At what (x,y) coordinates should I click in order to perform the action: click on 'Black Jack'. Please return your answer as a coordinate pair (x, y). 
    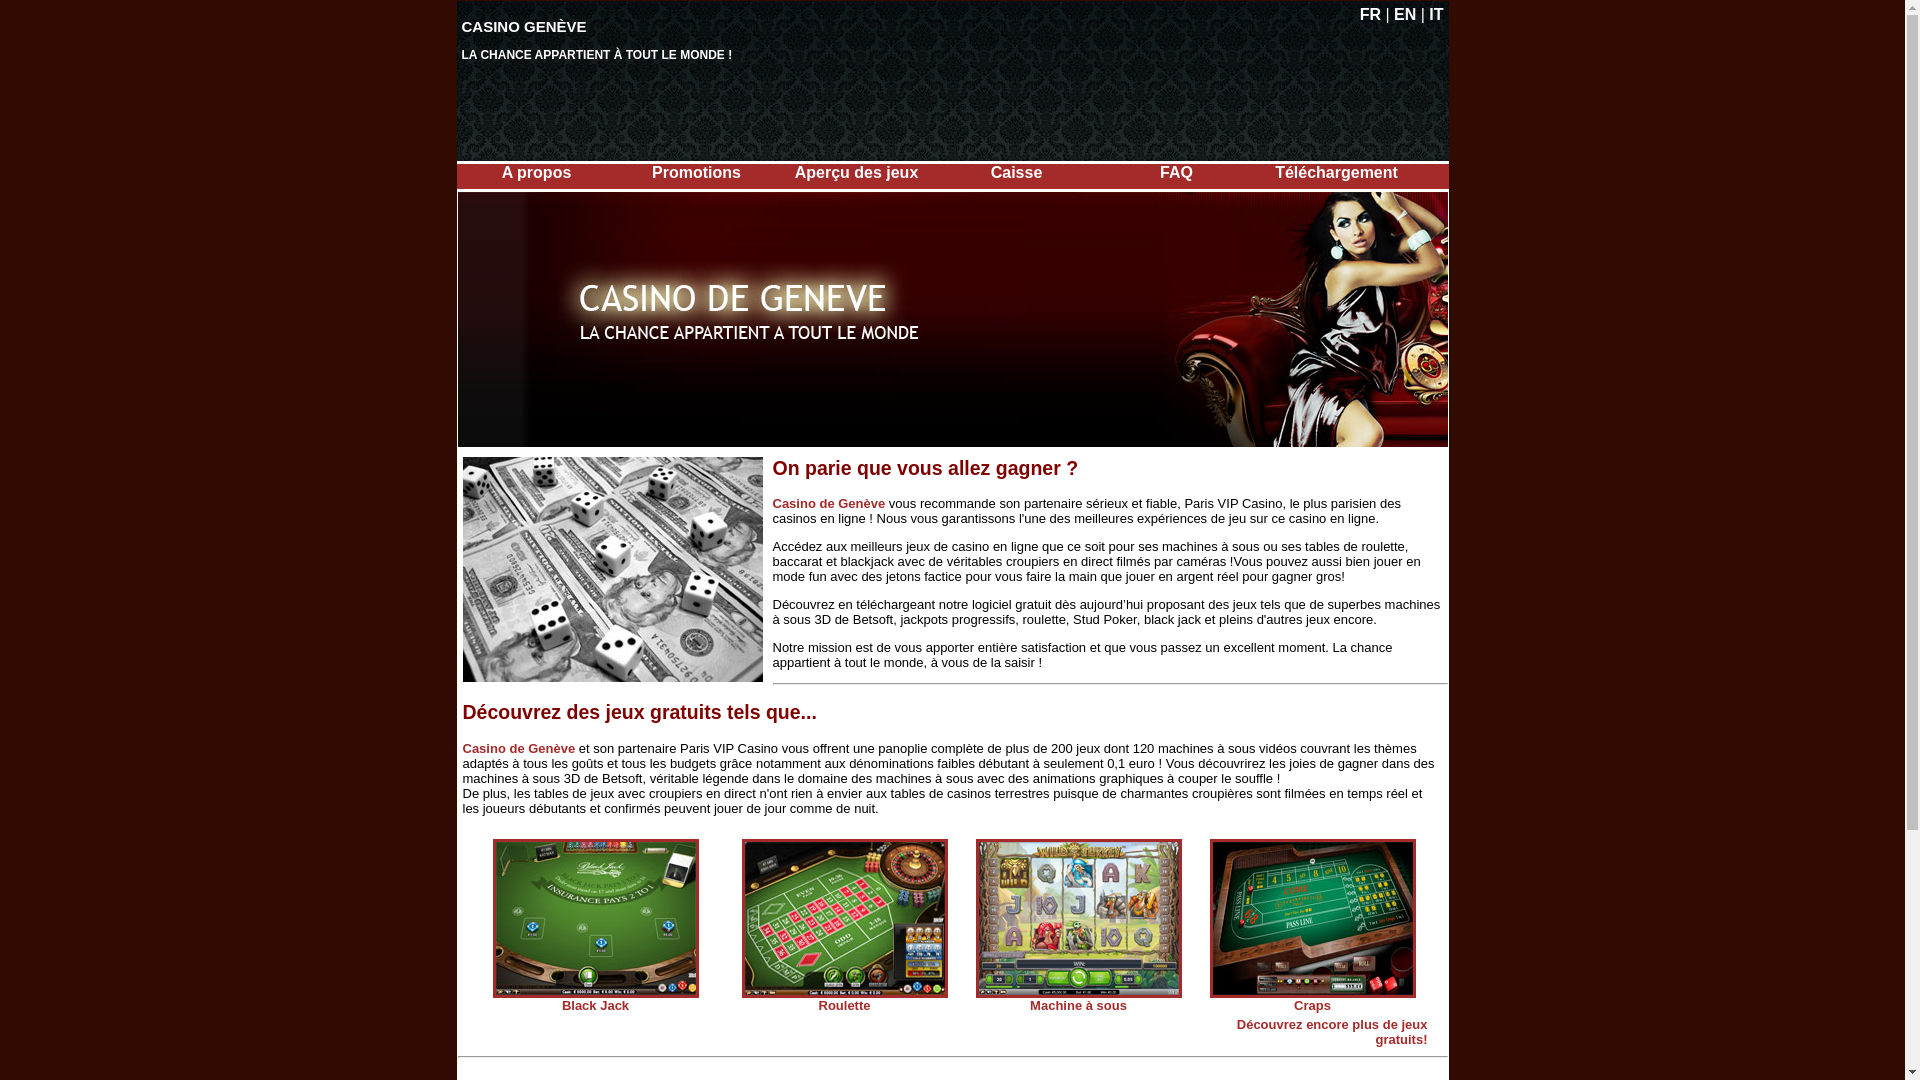
    Looking at the image, I should click on (594, 1005).